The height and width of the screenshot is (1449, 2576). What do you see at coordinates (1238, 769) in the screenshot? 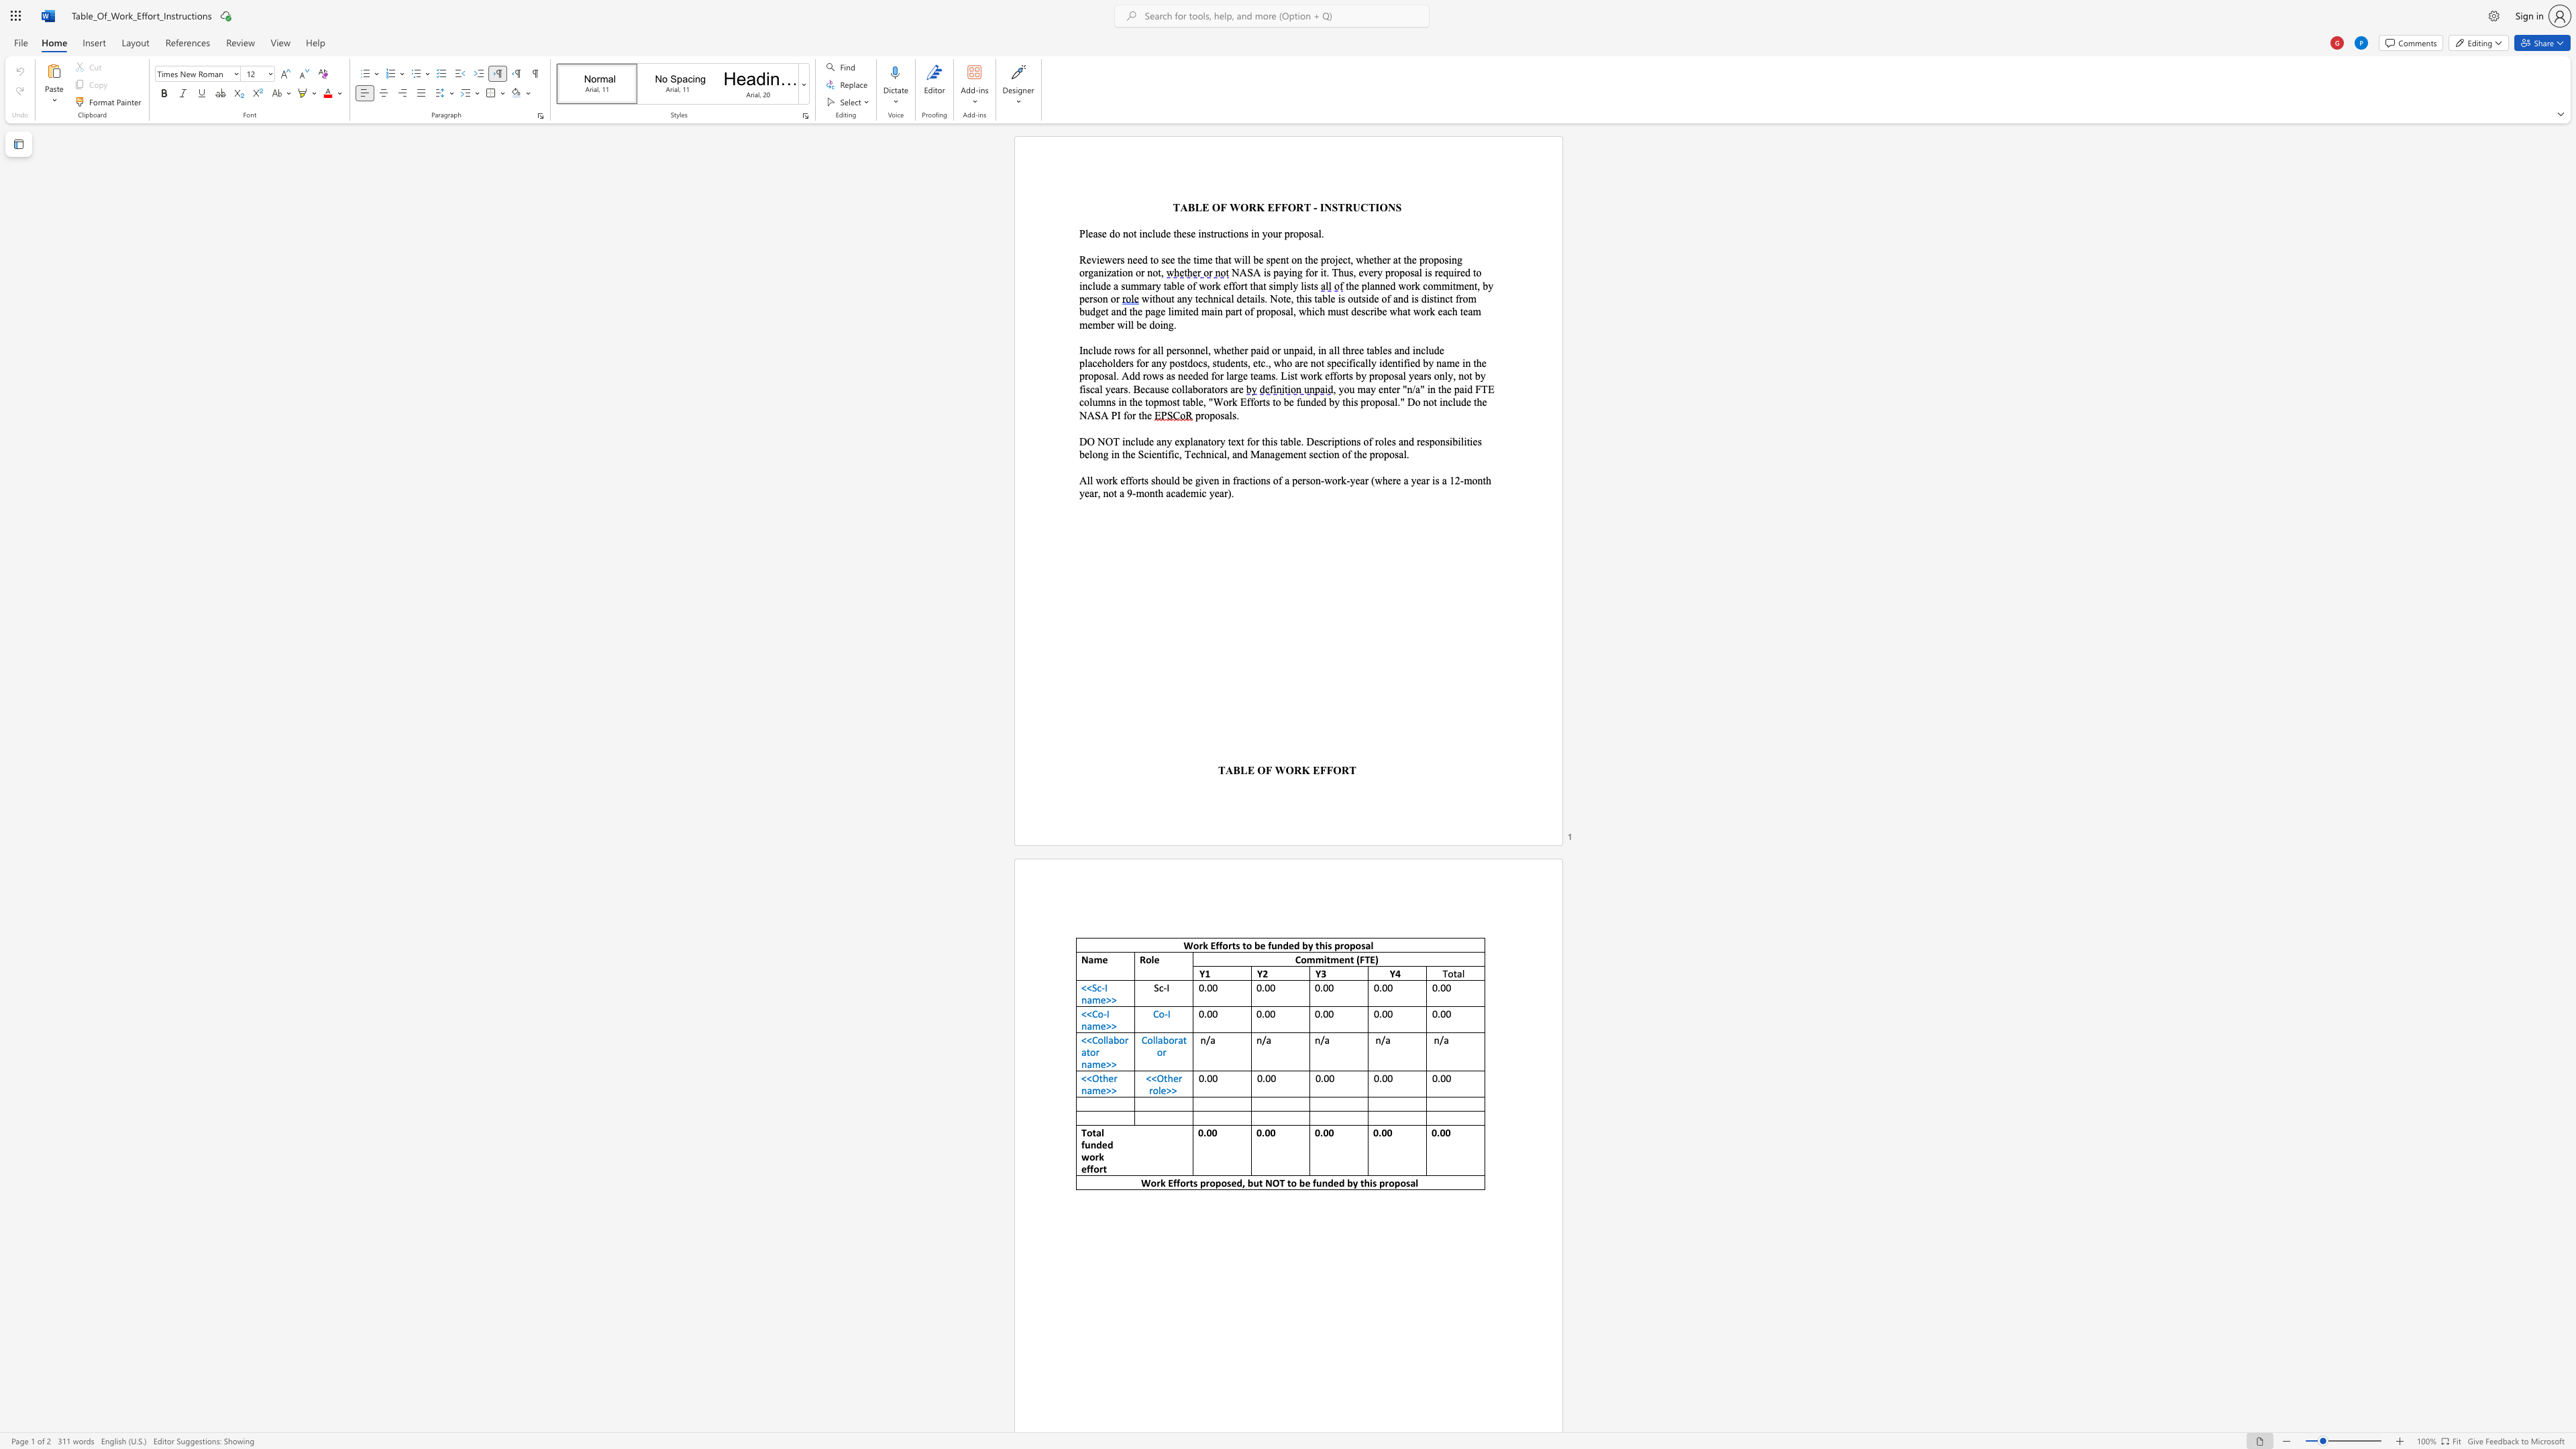
I see `the space between the continuous character "B" and "L" in the text` at bounding box center [1238, 769].